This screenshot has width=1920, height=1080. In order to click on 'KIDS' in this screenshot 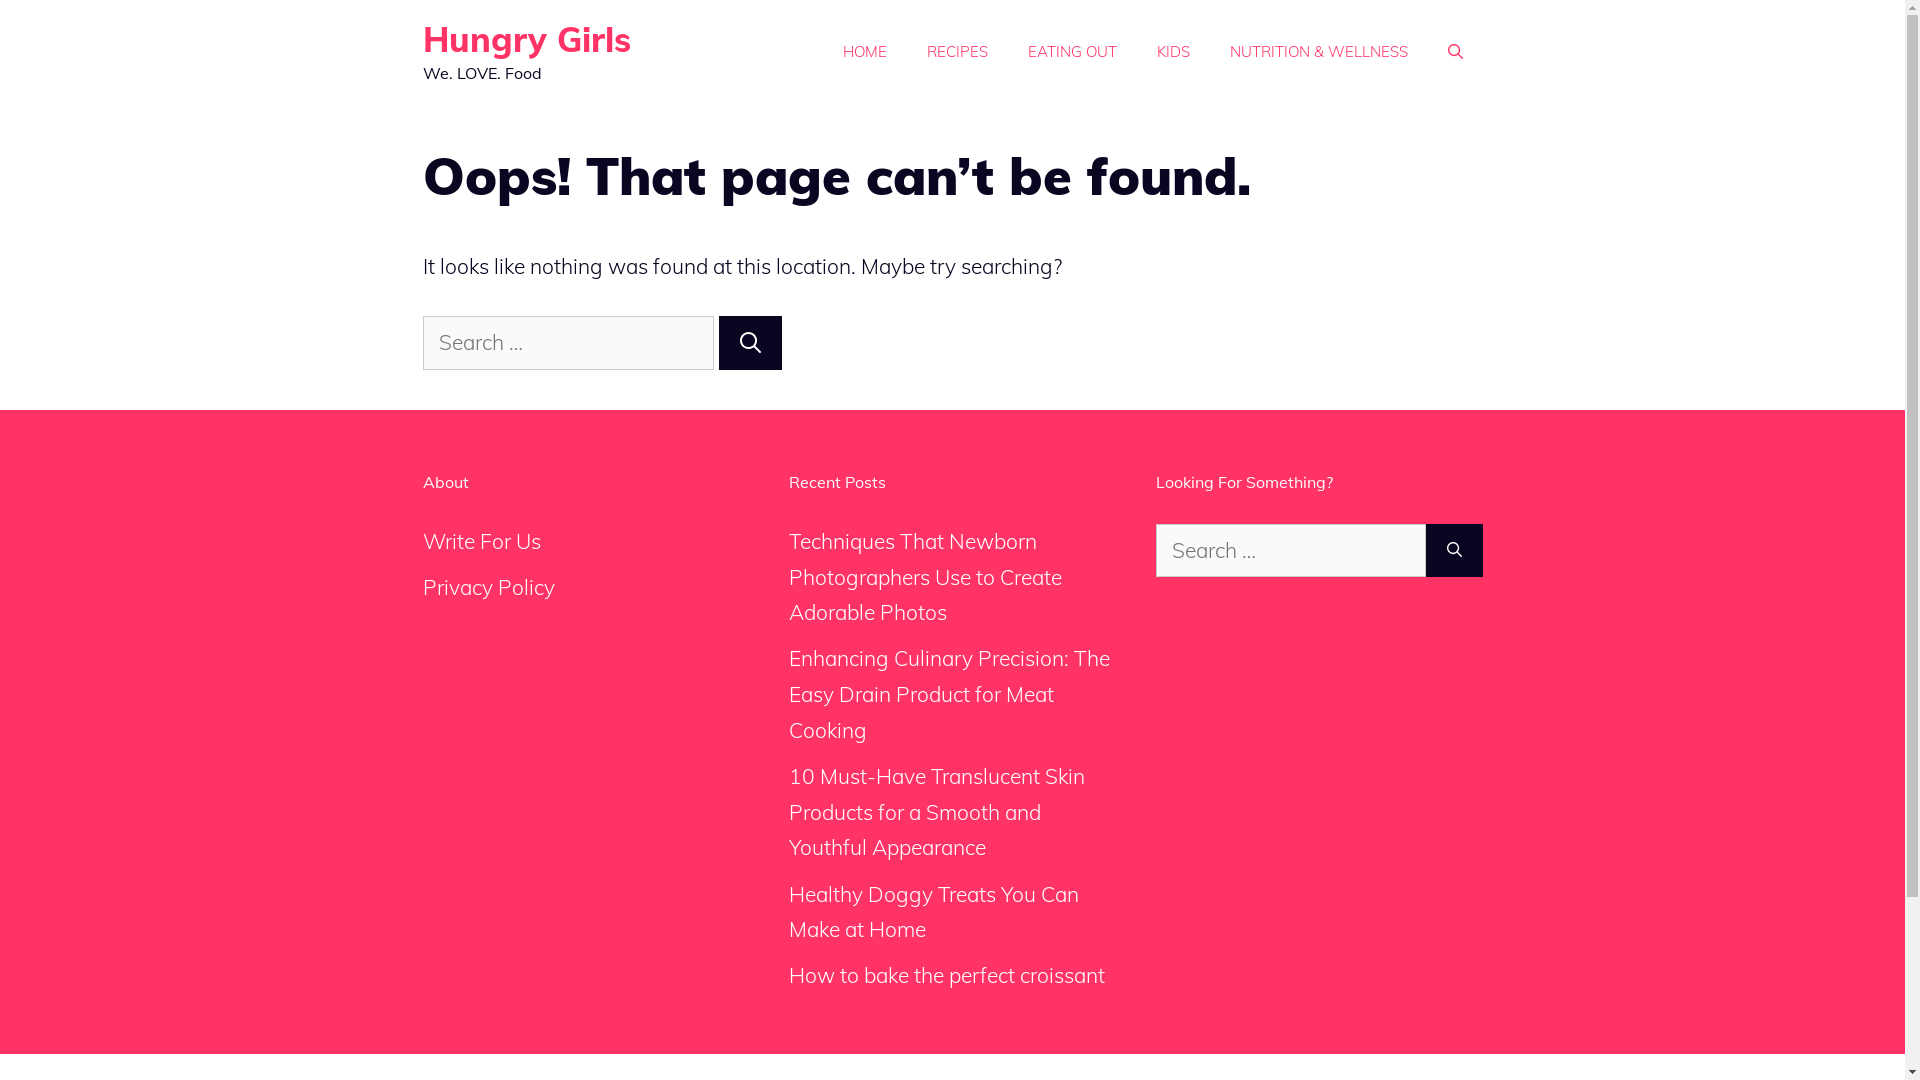, I will do `click(1136, 50)`.